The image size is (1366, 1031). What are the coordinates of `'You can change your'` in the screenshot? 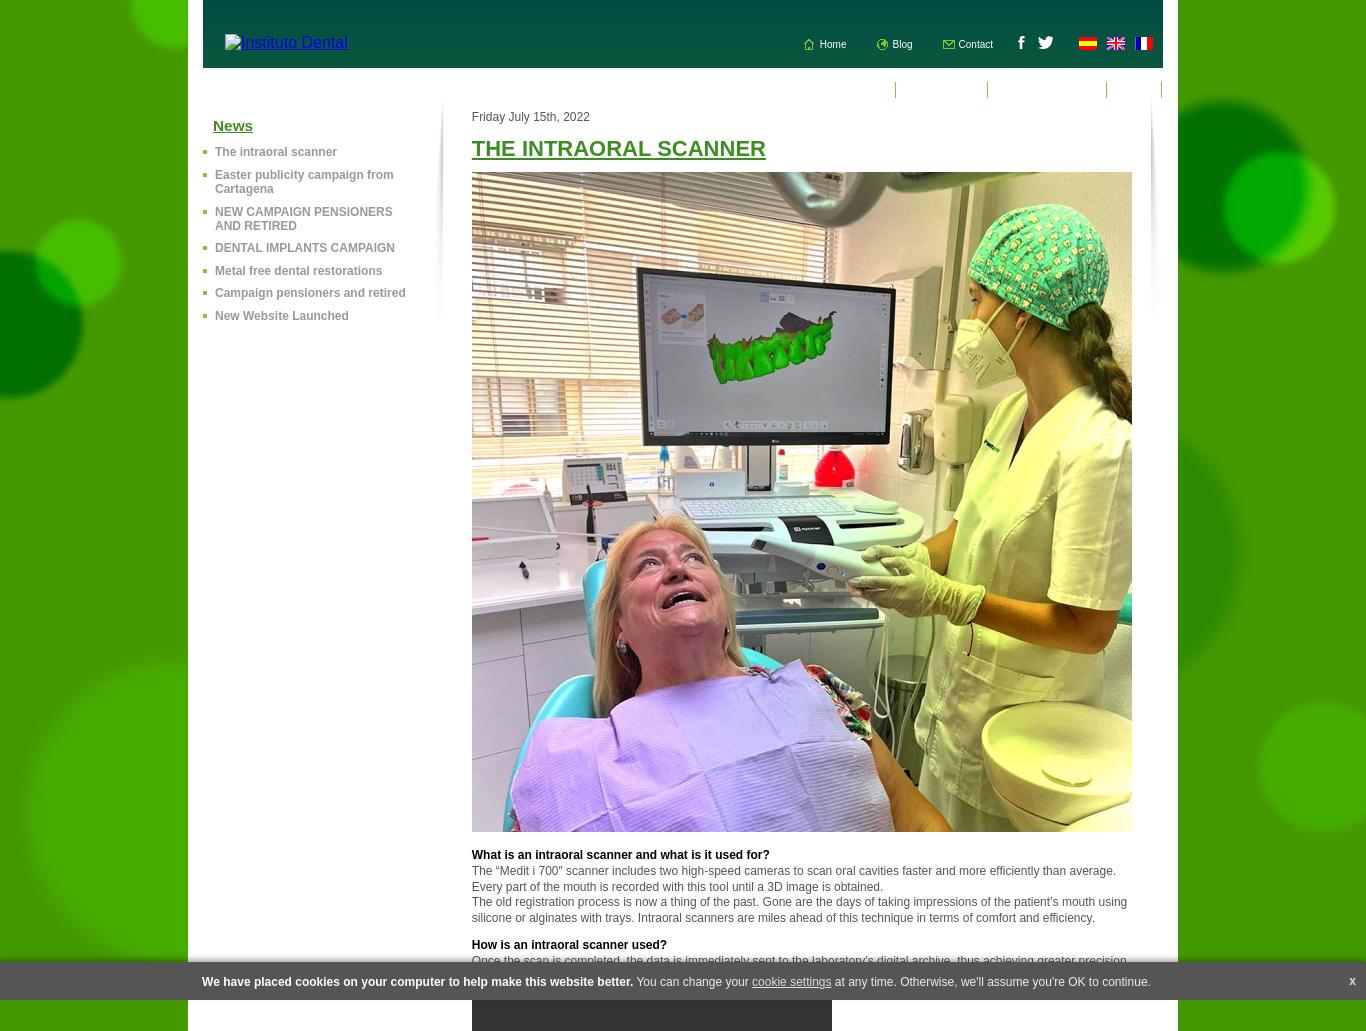 It's located at (692, 981).